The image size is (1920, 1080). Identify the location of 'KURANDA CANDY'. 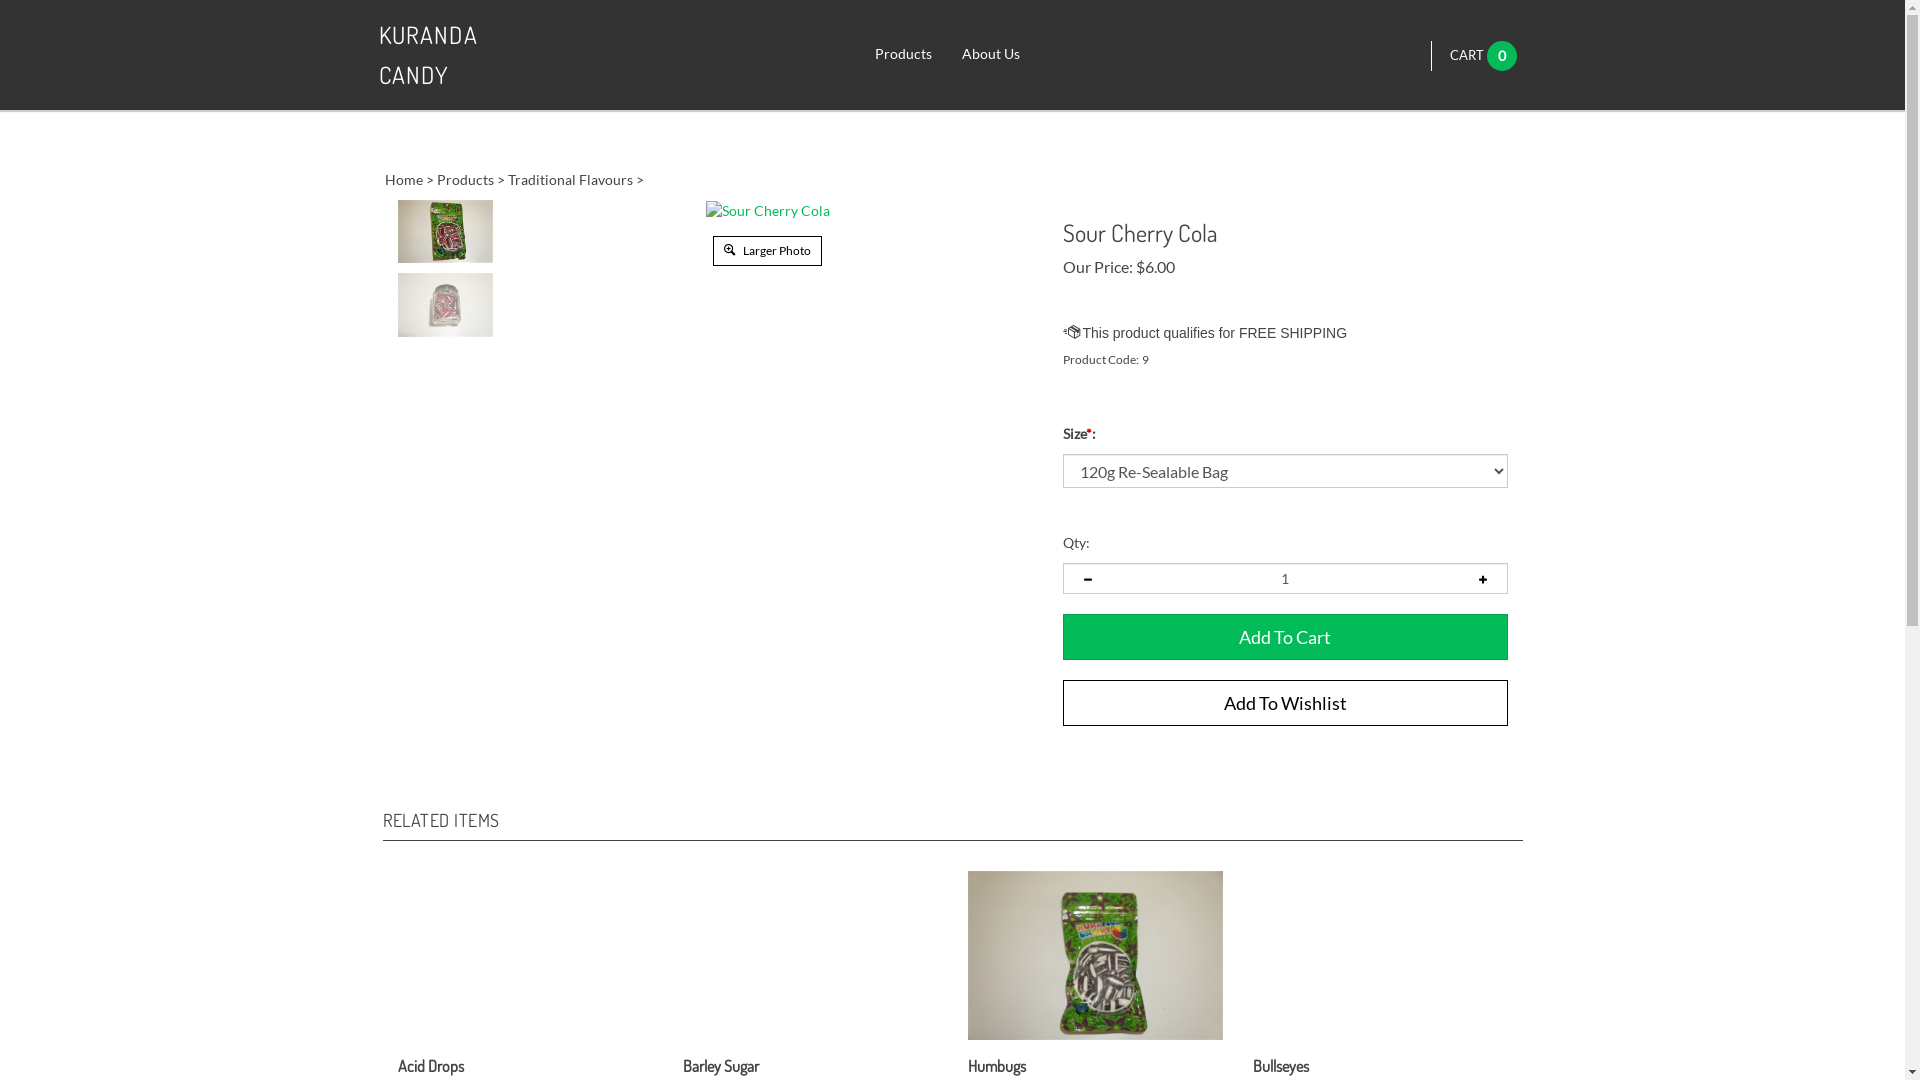
(459, 53).